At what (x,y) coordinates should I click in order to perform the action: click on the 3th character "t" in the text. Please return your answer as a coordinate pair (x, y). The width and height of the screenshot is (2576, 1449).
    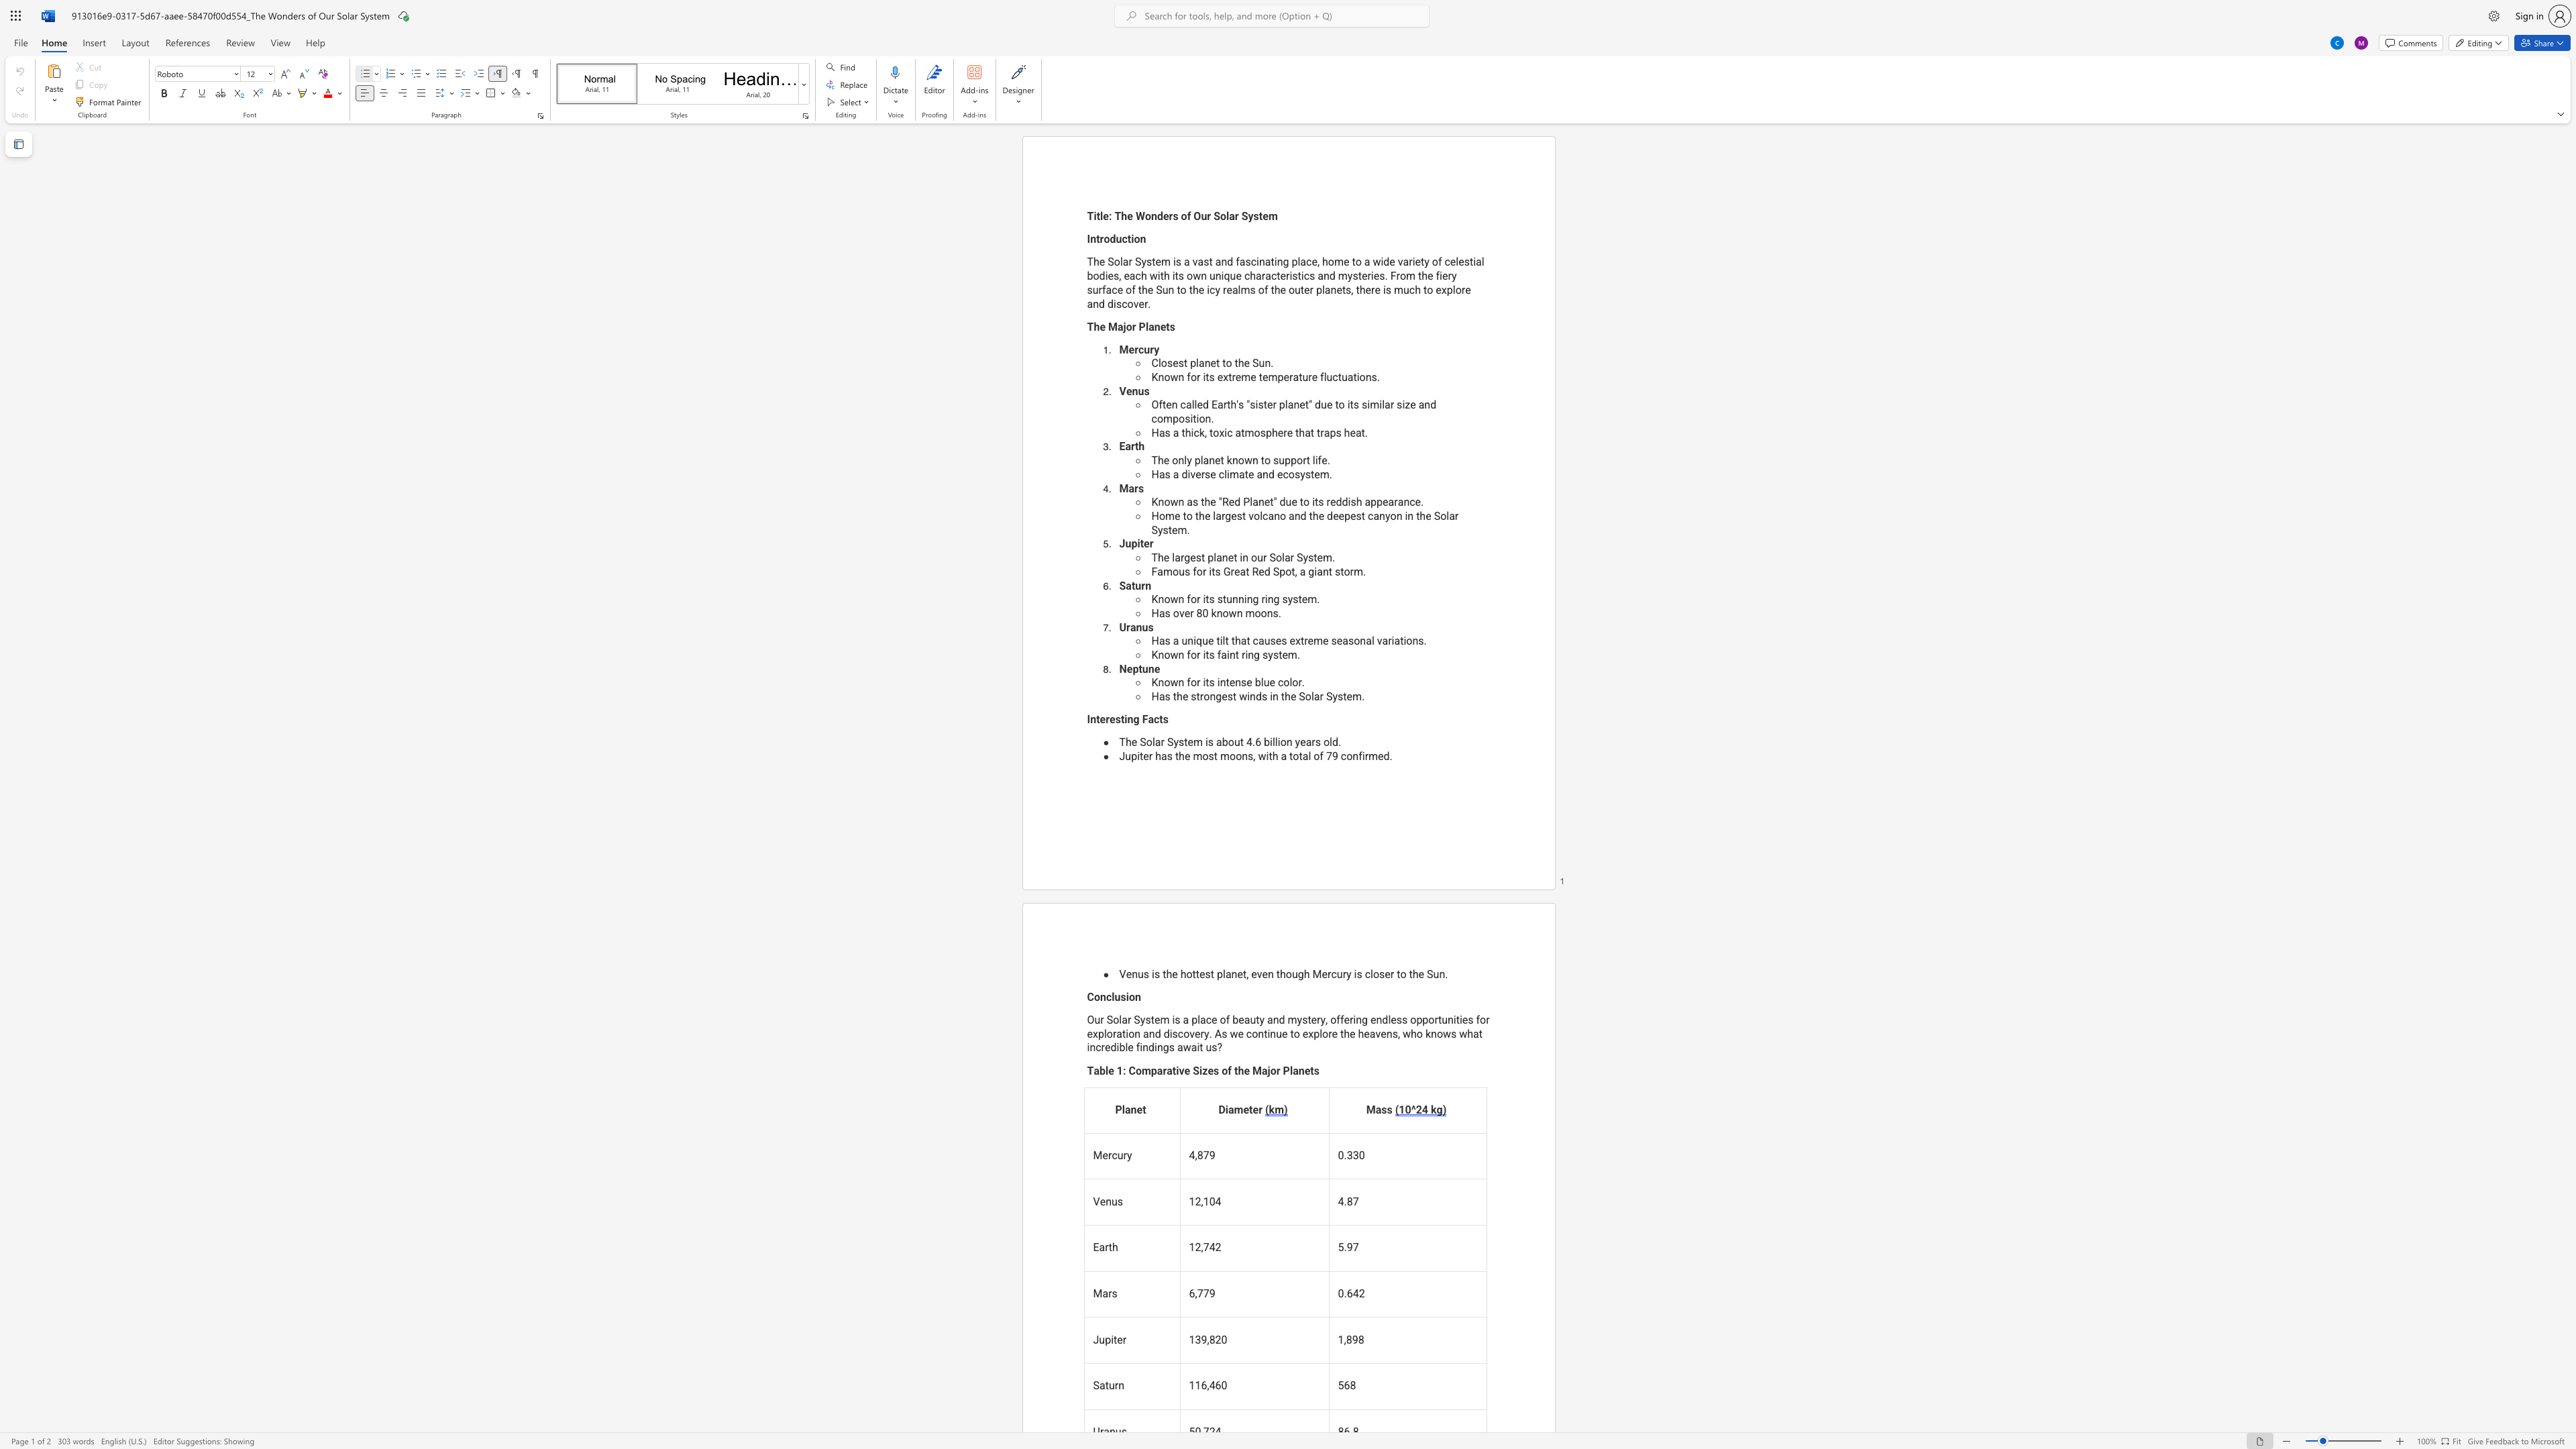
    Looking at the image, I should click on (1242, 515).